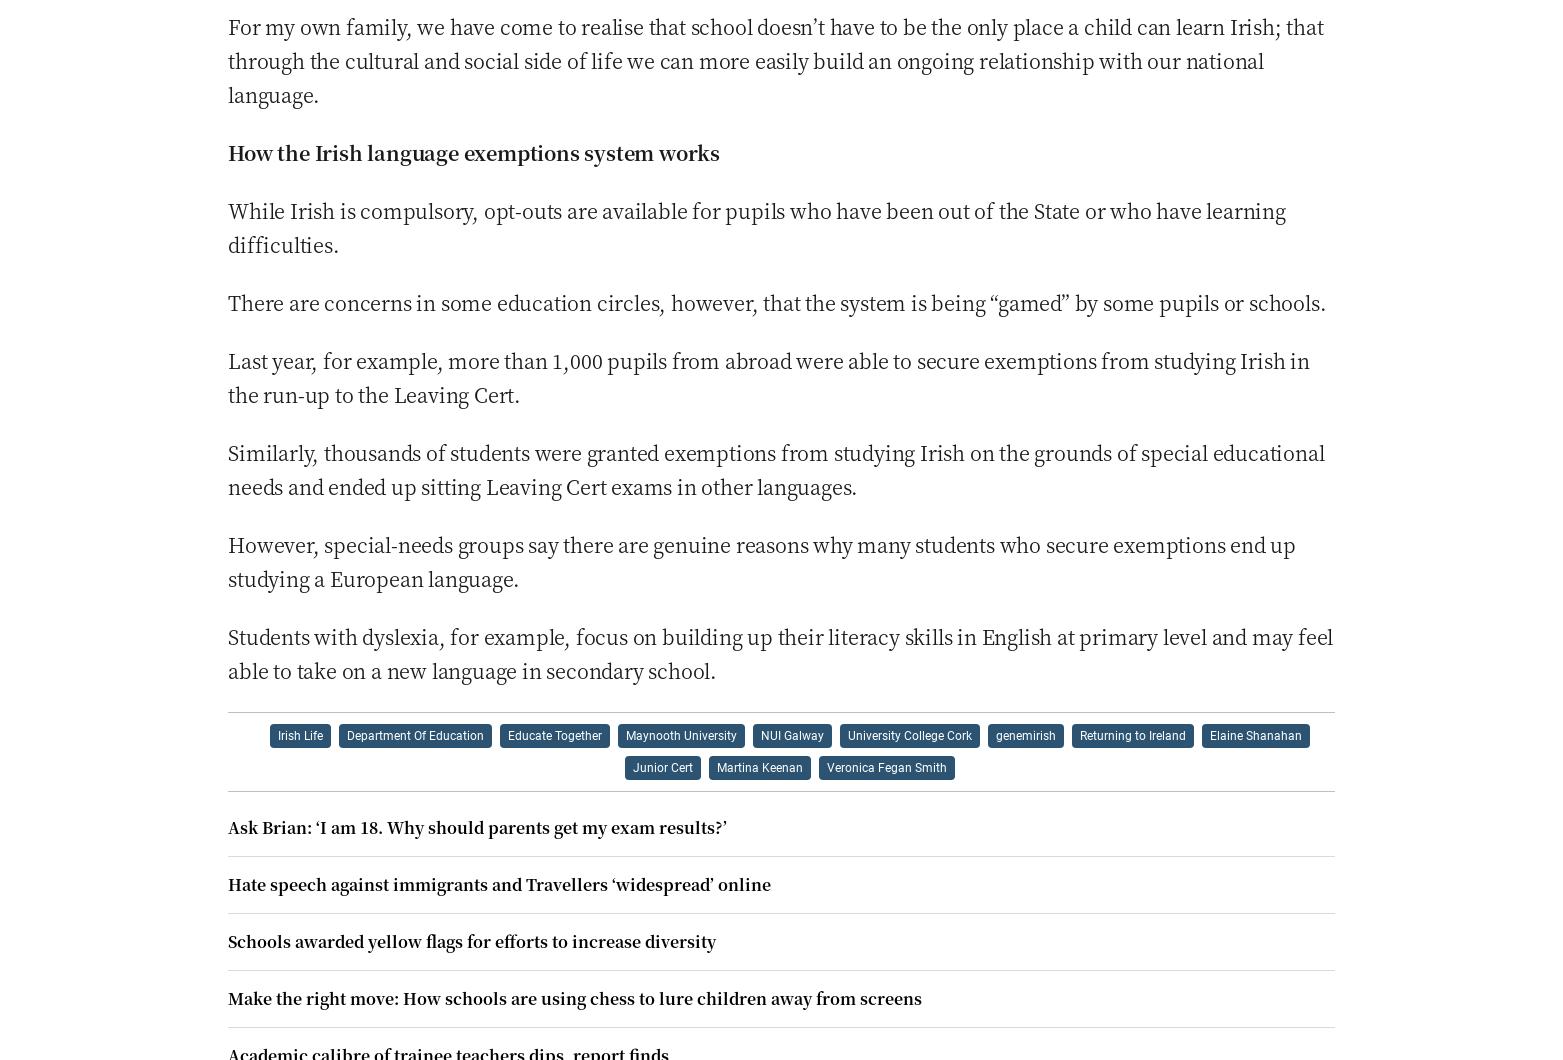 The width and height of the screenshot is (1563, 1060). Describe the element at coordinates (1132, 734) in the screenshot. I see `'Returning to Ireland'` at that location.